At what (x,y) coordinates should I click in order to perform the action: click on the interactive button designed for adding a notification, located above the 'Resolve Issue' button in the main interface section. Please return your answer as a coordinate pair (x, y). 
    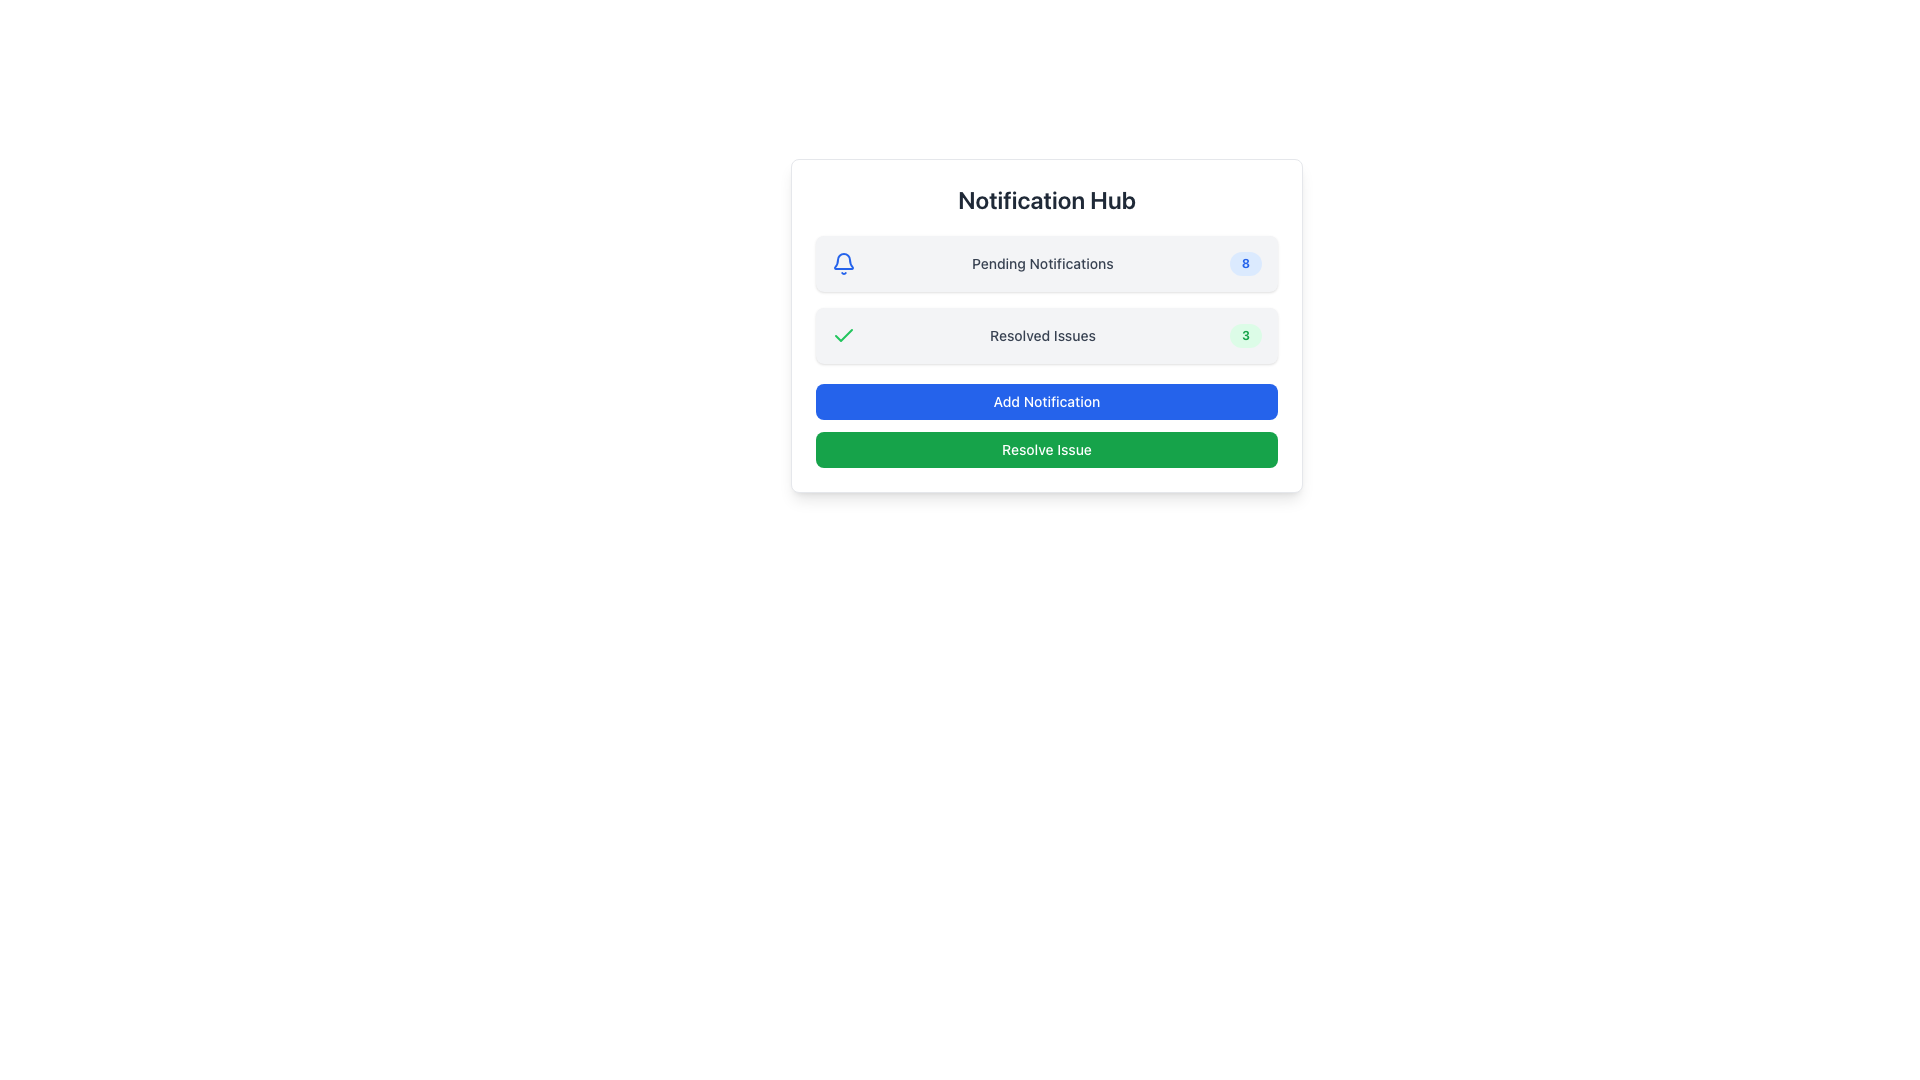
    Looking at the image, I should click on (1045, 401).